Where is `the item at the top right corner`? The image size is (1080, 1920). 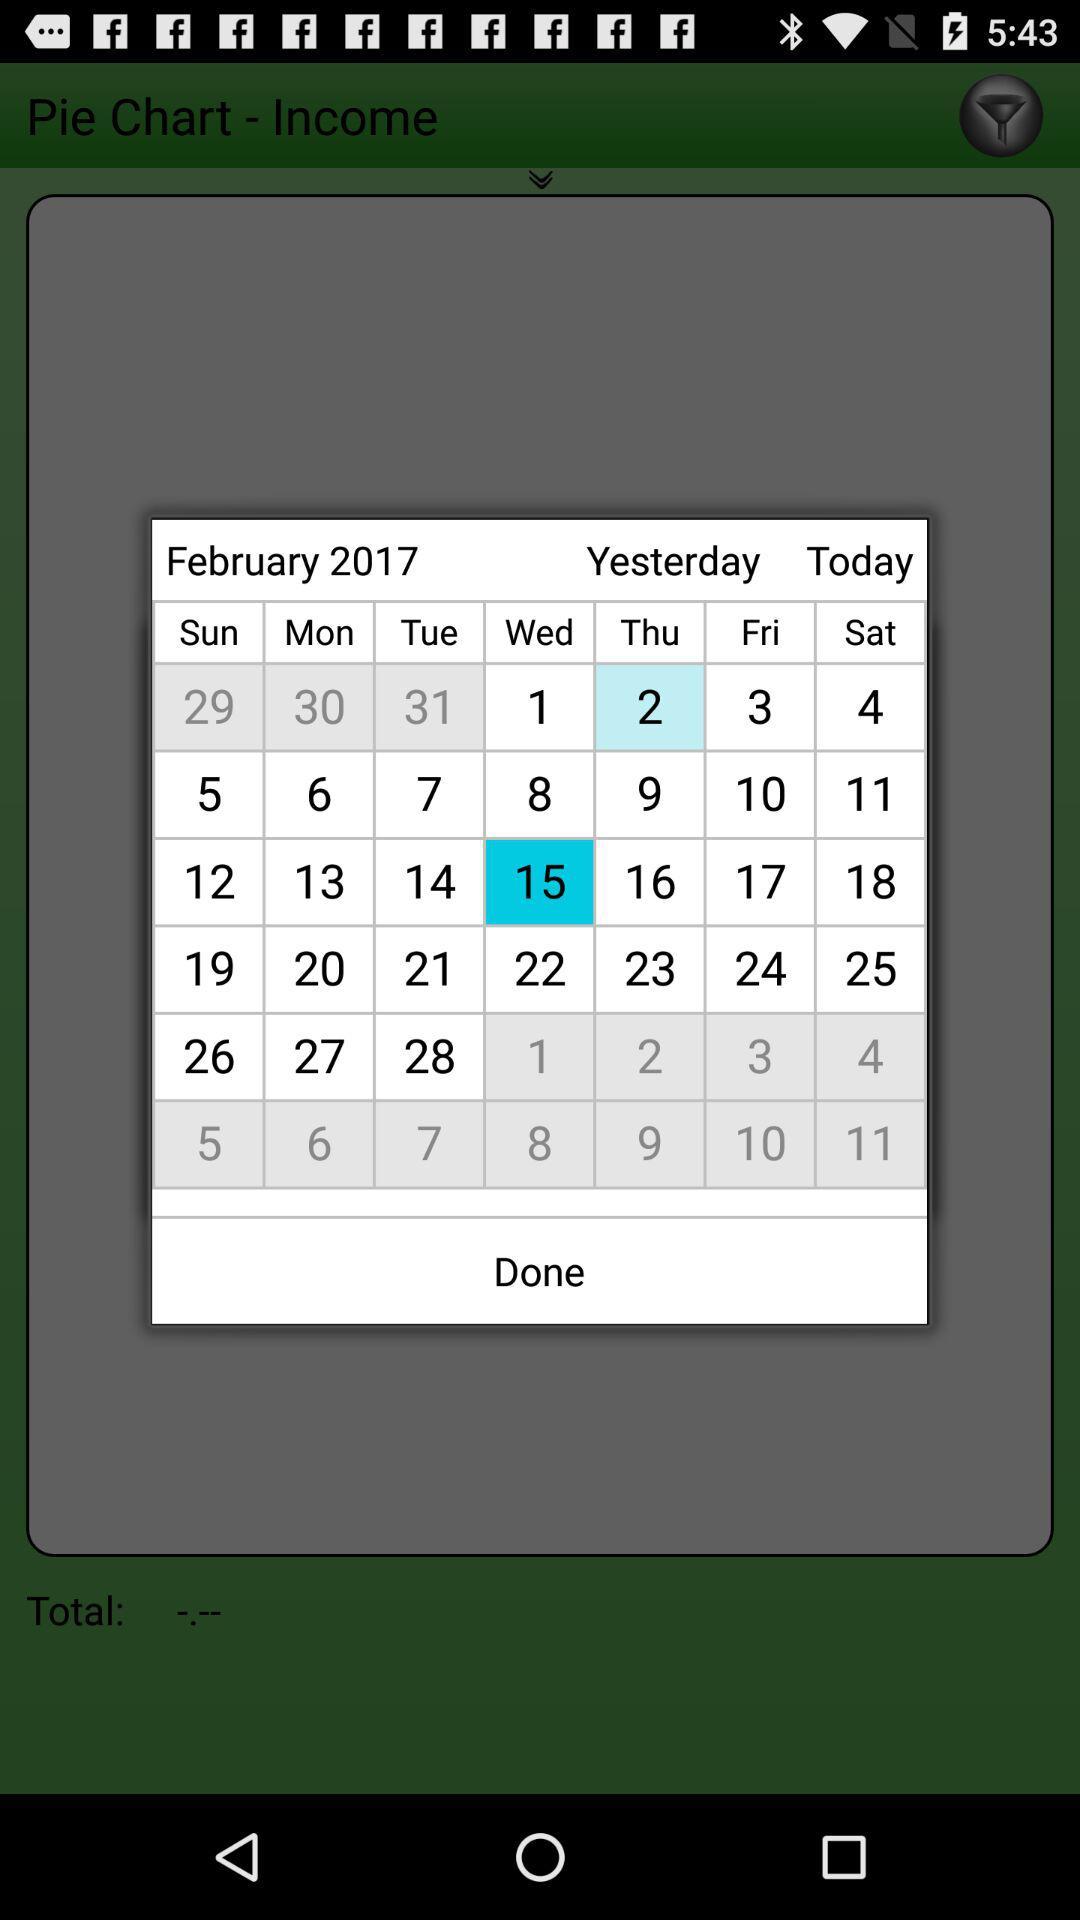
the item at the top right corner is located at coordinates (858, 559).